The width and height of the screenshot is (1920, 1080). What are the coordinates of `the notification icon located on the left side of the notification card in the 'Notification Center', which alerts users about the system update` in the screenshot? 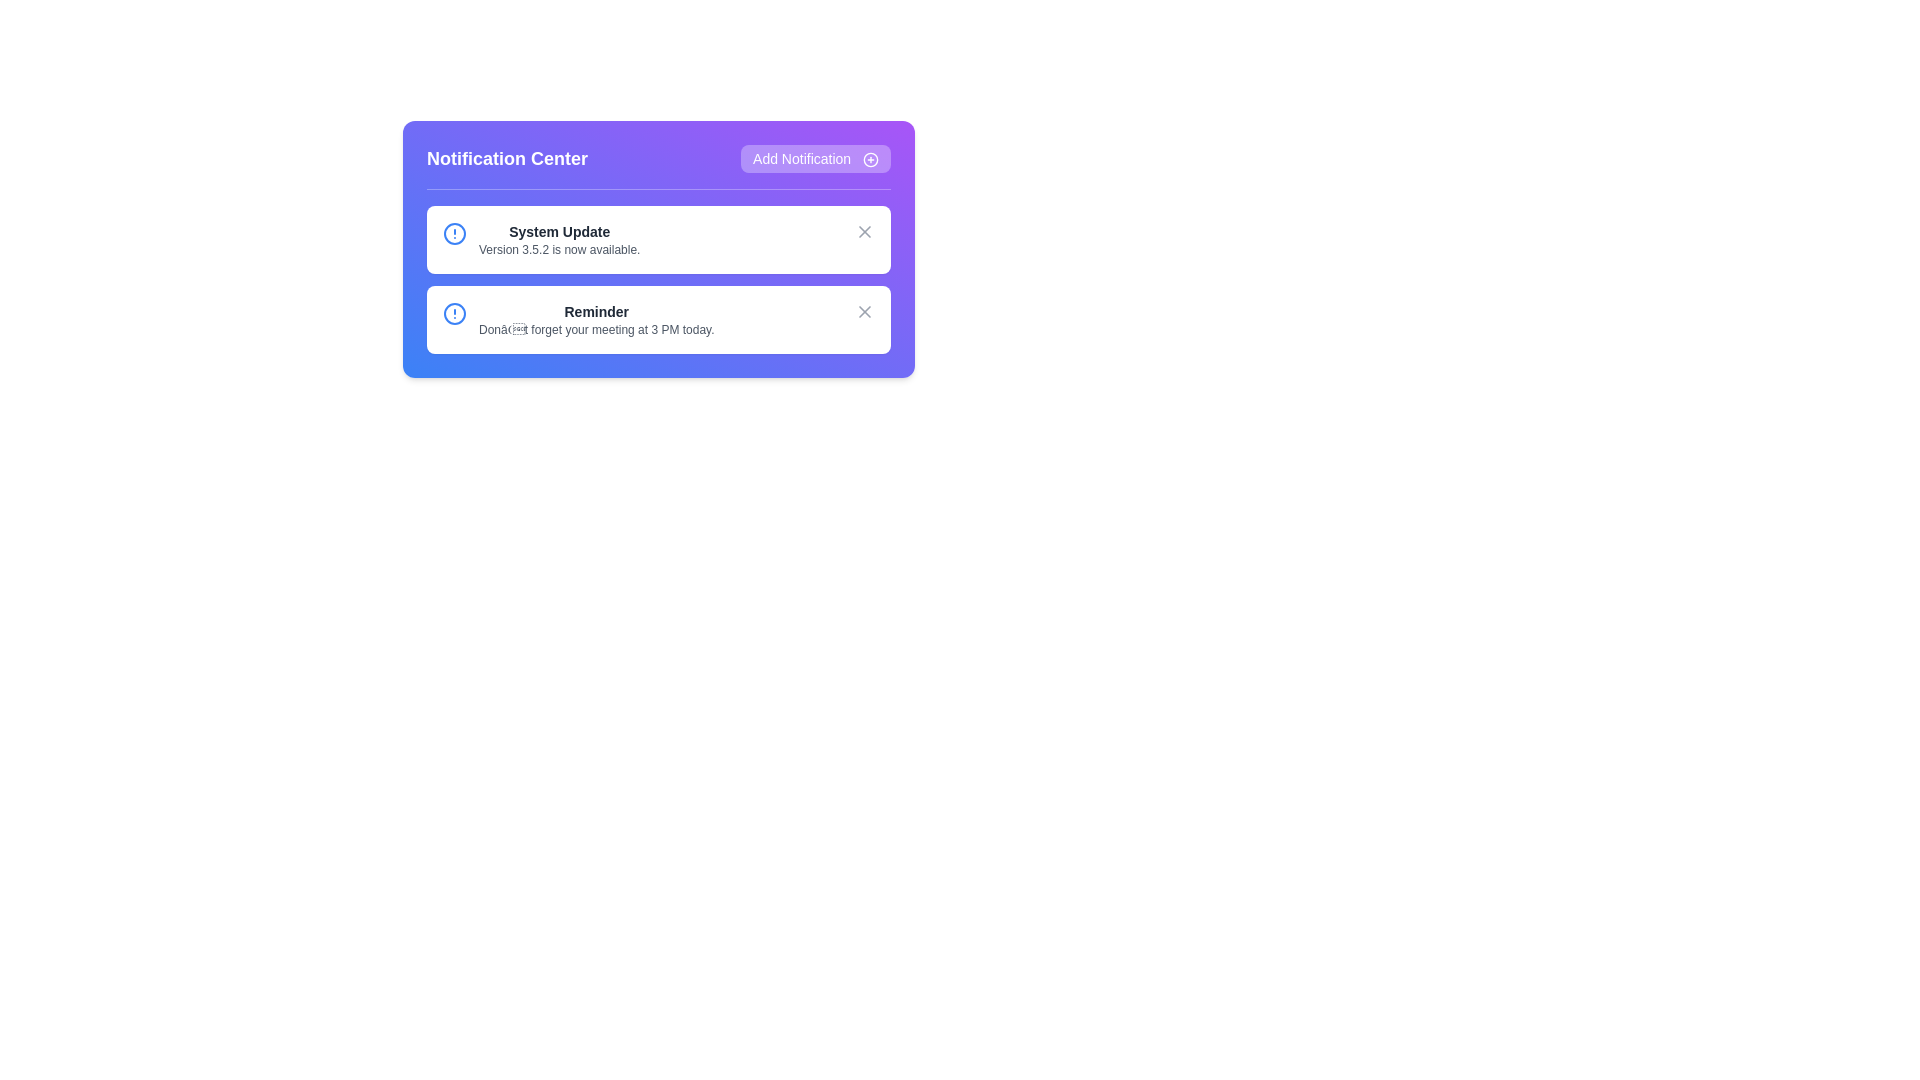 It's located at (454, 233).